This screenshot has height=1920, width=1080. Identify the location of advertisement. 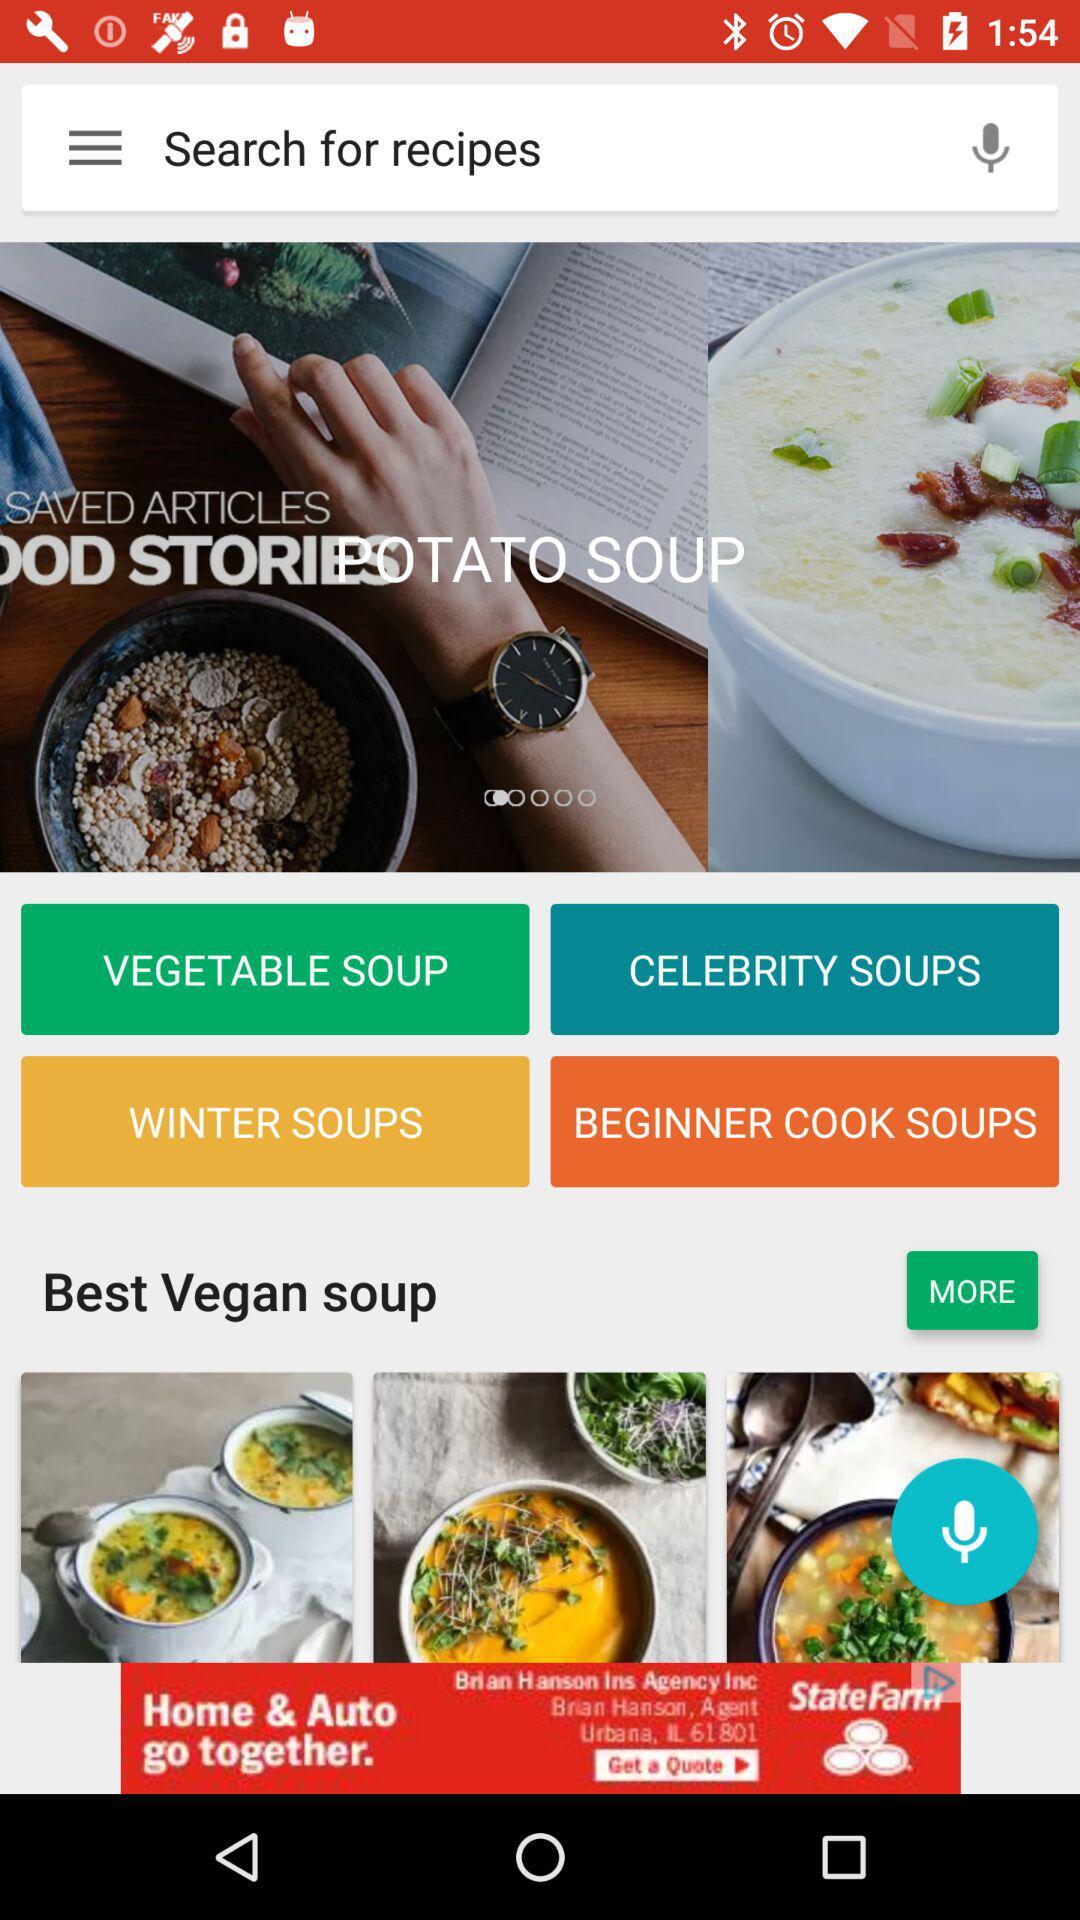
(540, 1727).